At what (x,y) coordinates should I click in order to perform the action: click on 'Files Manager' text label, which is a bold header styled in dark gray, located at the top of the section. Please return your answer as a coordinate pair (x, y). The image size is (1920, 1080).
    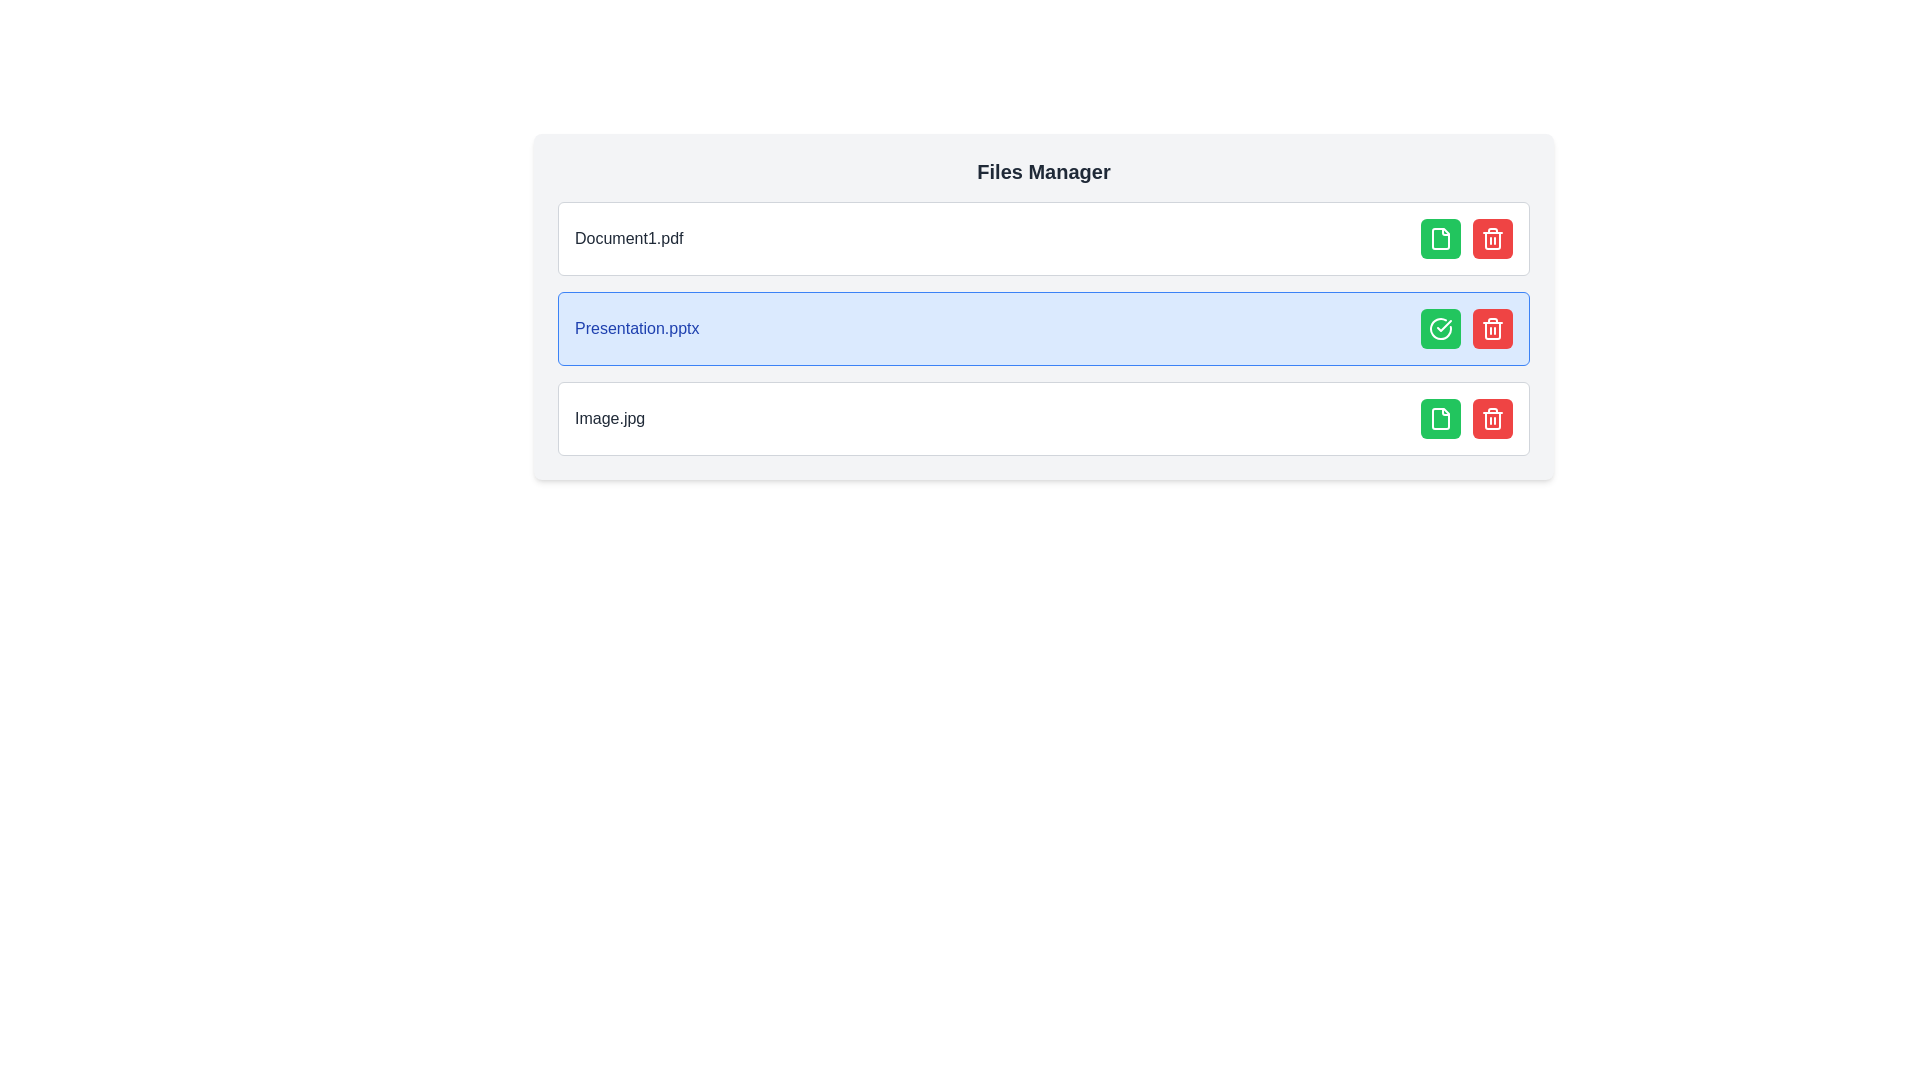
    Looking at the image, I should click on (1042, 171).